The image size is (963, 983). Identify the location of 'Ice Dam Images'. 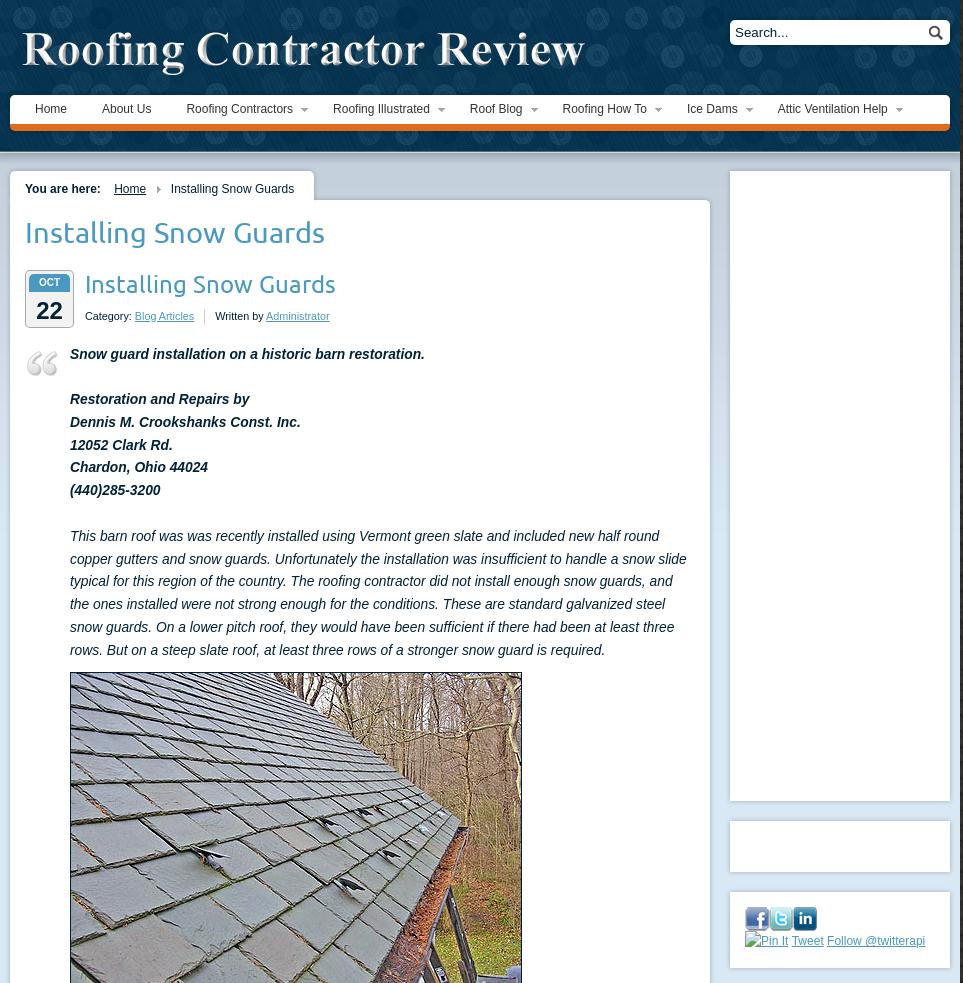
(375, 174).